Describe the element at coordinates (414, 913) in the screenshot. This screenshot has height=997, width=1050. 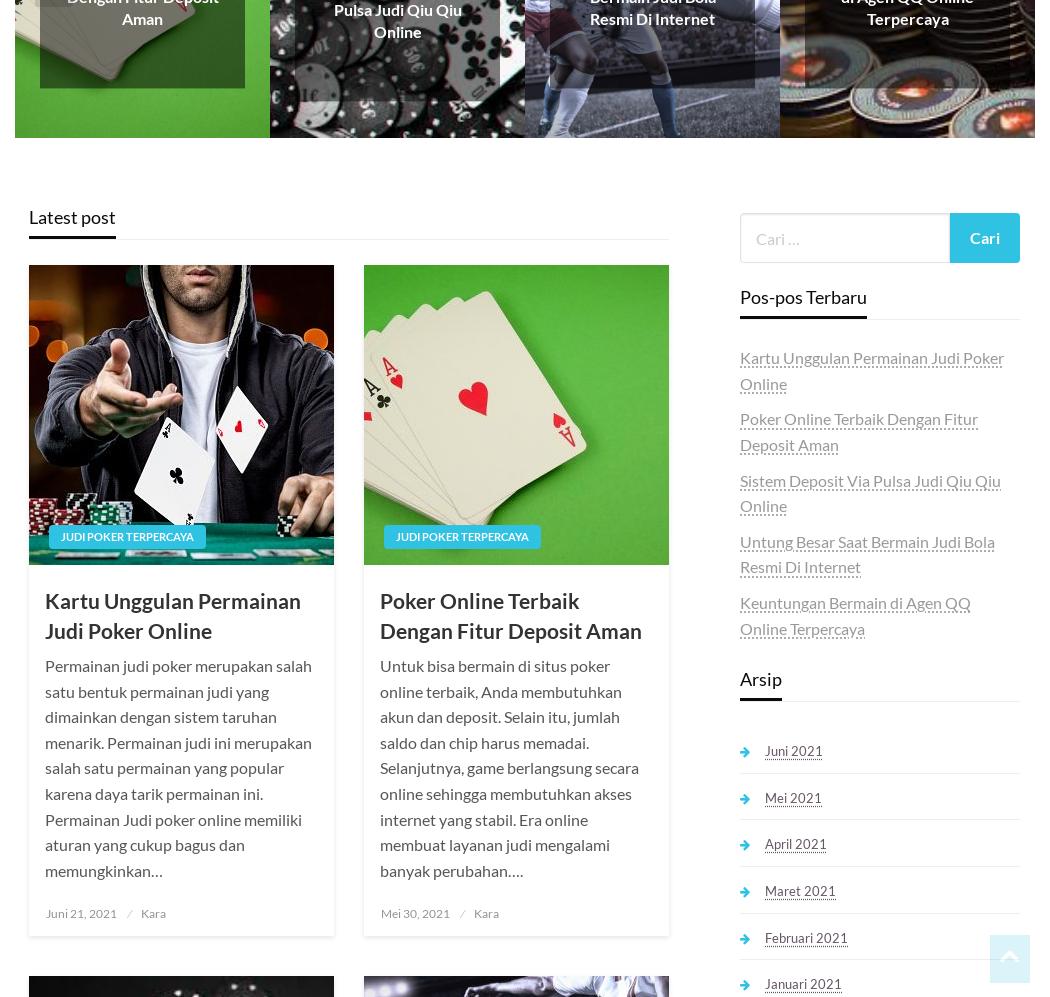
I see `'Mei 30, 2021'` at that location.